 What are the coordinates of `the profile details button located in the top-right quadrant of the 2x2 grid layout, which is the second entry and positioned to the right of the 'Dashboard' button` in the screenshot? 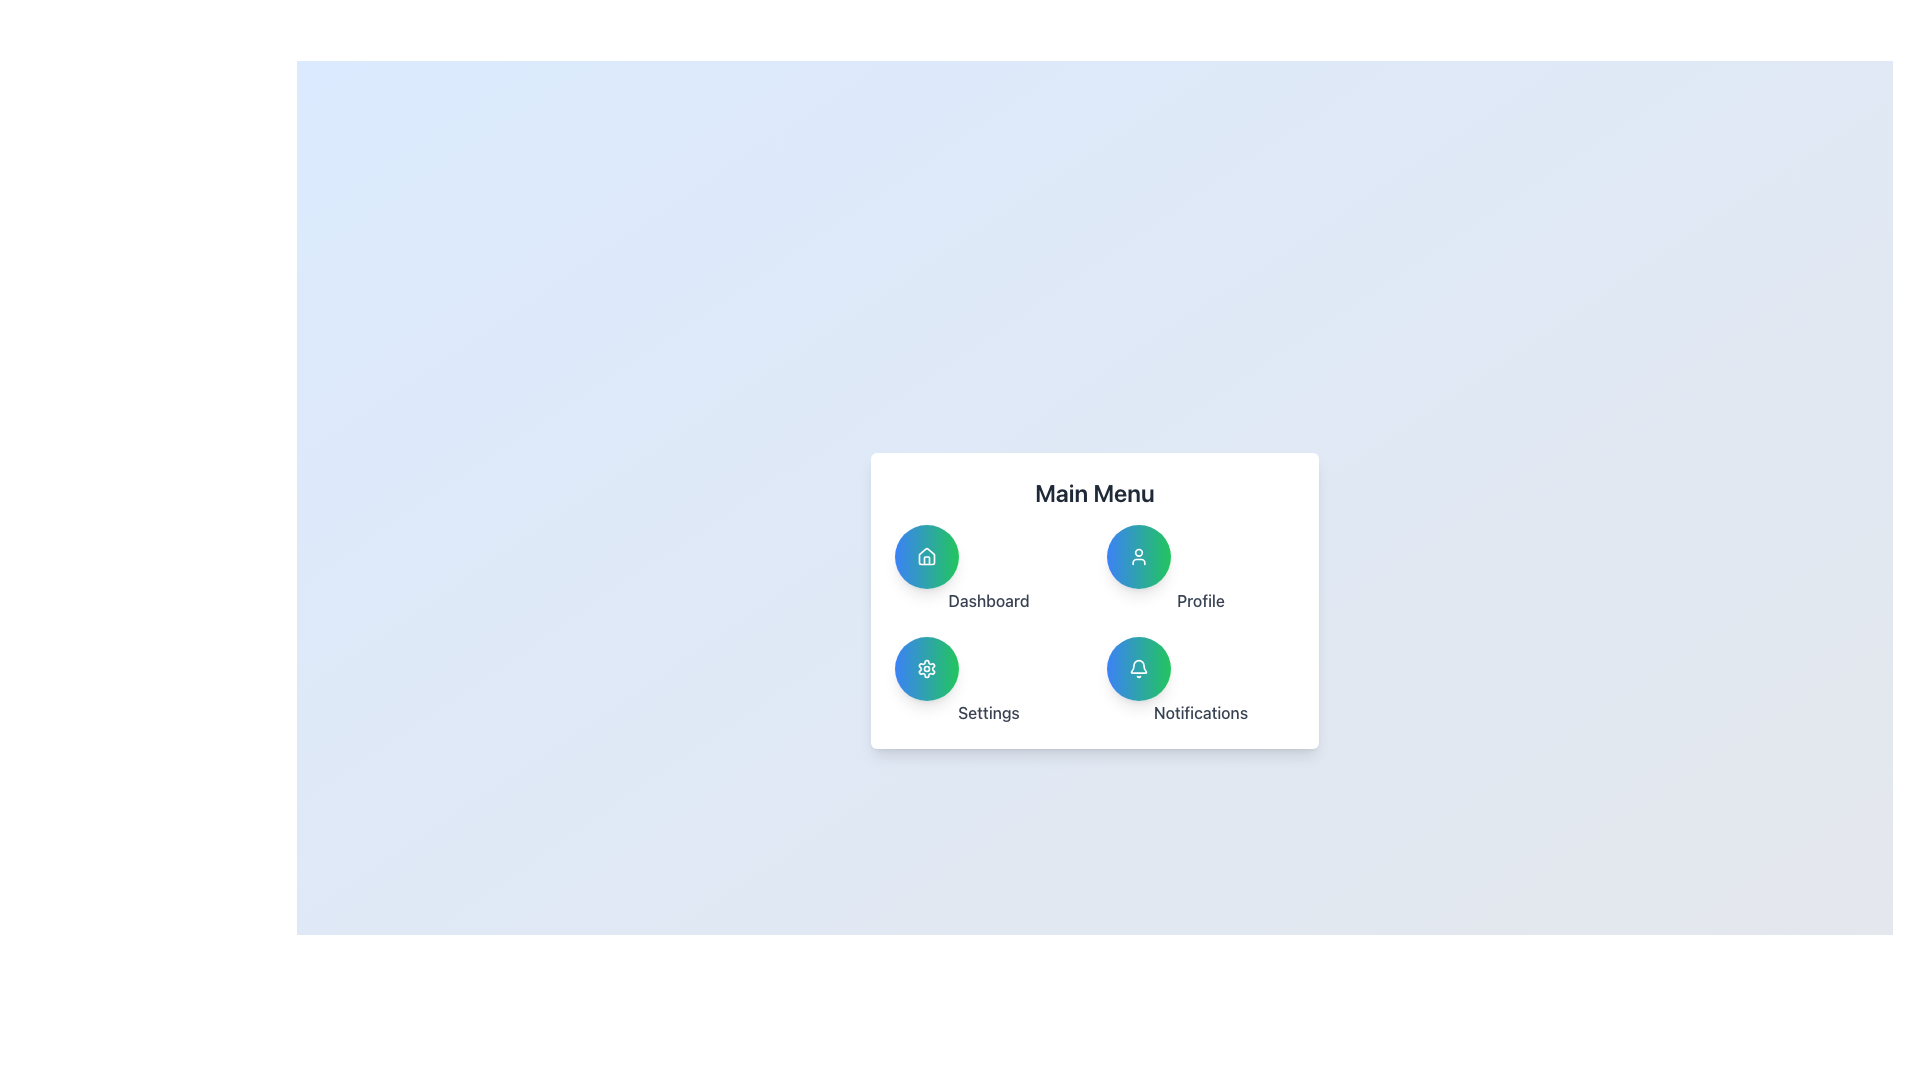 It's located at (1200, 569).